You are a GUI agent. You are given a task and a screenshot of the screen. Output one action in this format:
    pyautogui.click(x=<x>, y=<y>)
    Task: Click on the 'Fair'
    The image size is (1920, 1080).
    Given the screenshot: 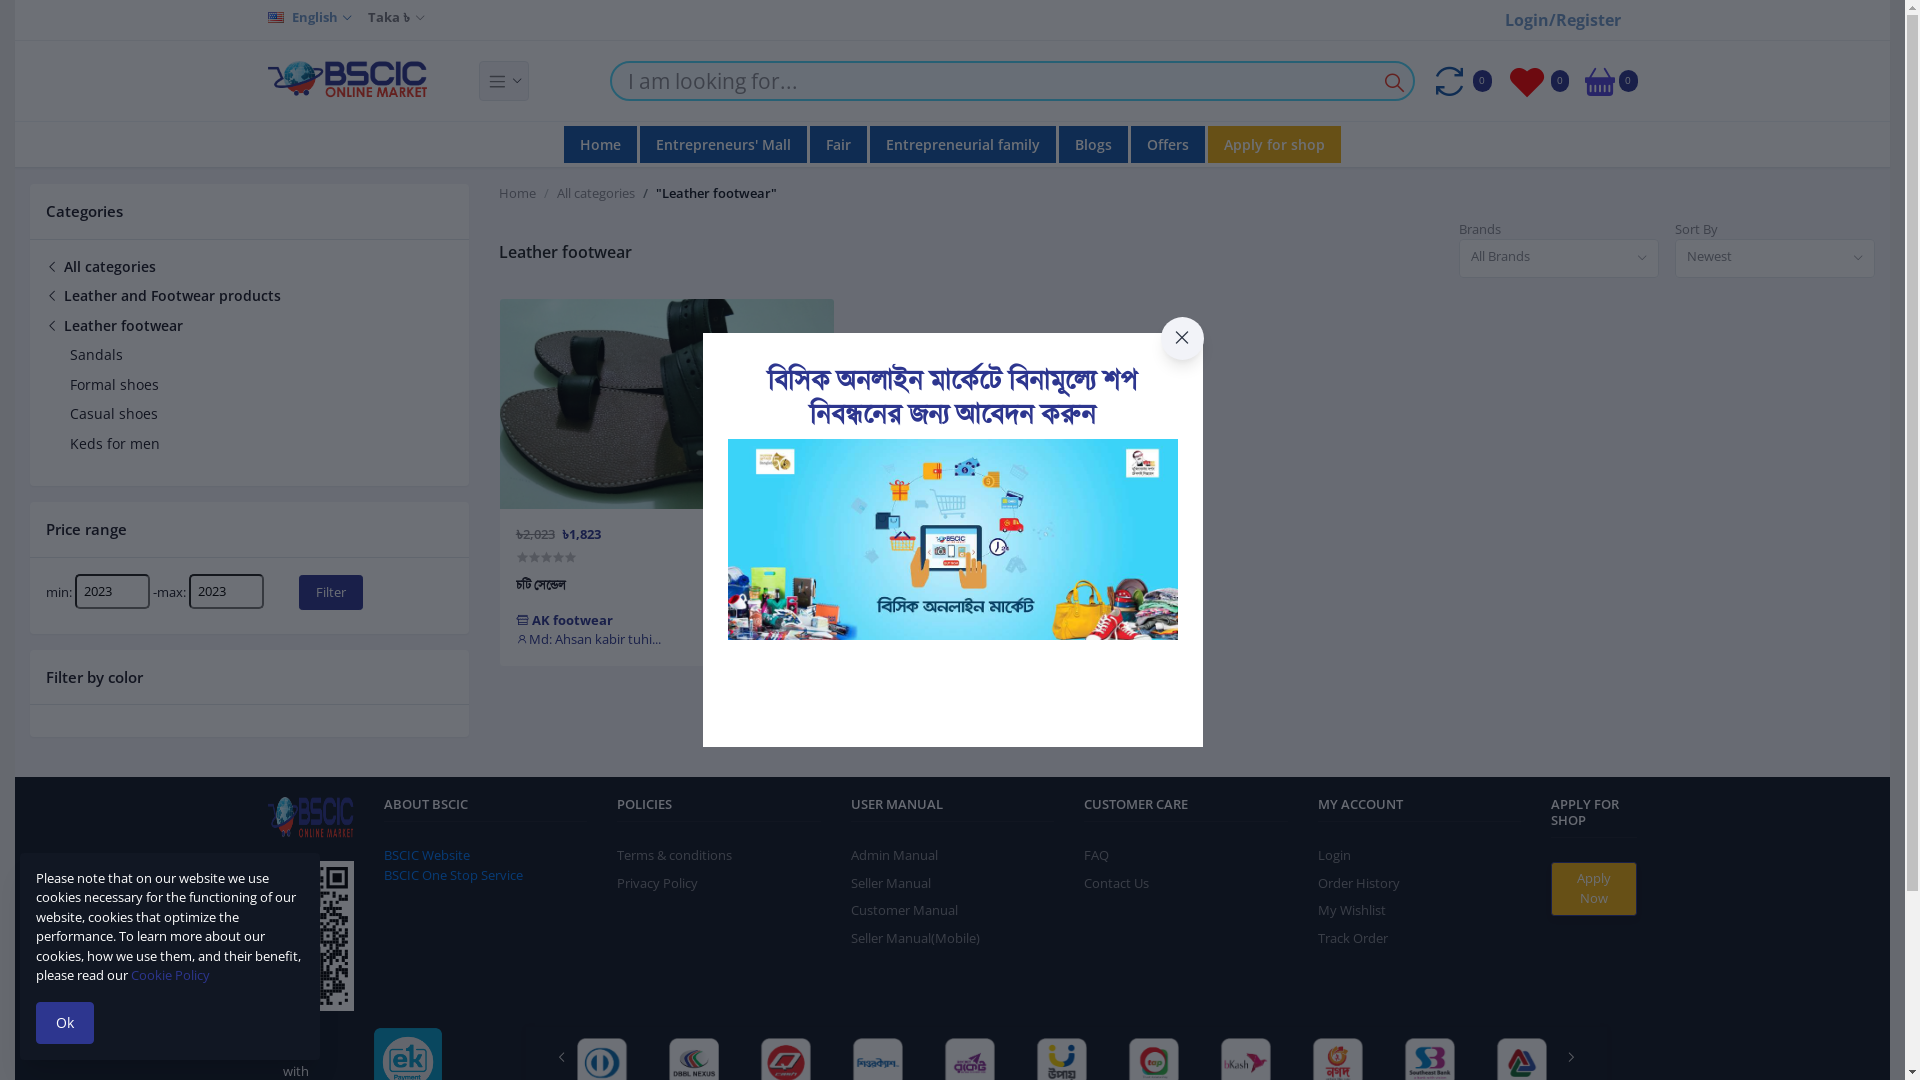 What is the action you would take?
    pyautogui.click(x=838, y=143)
    